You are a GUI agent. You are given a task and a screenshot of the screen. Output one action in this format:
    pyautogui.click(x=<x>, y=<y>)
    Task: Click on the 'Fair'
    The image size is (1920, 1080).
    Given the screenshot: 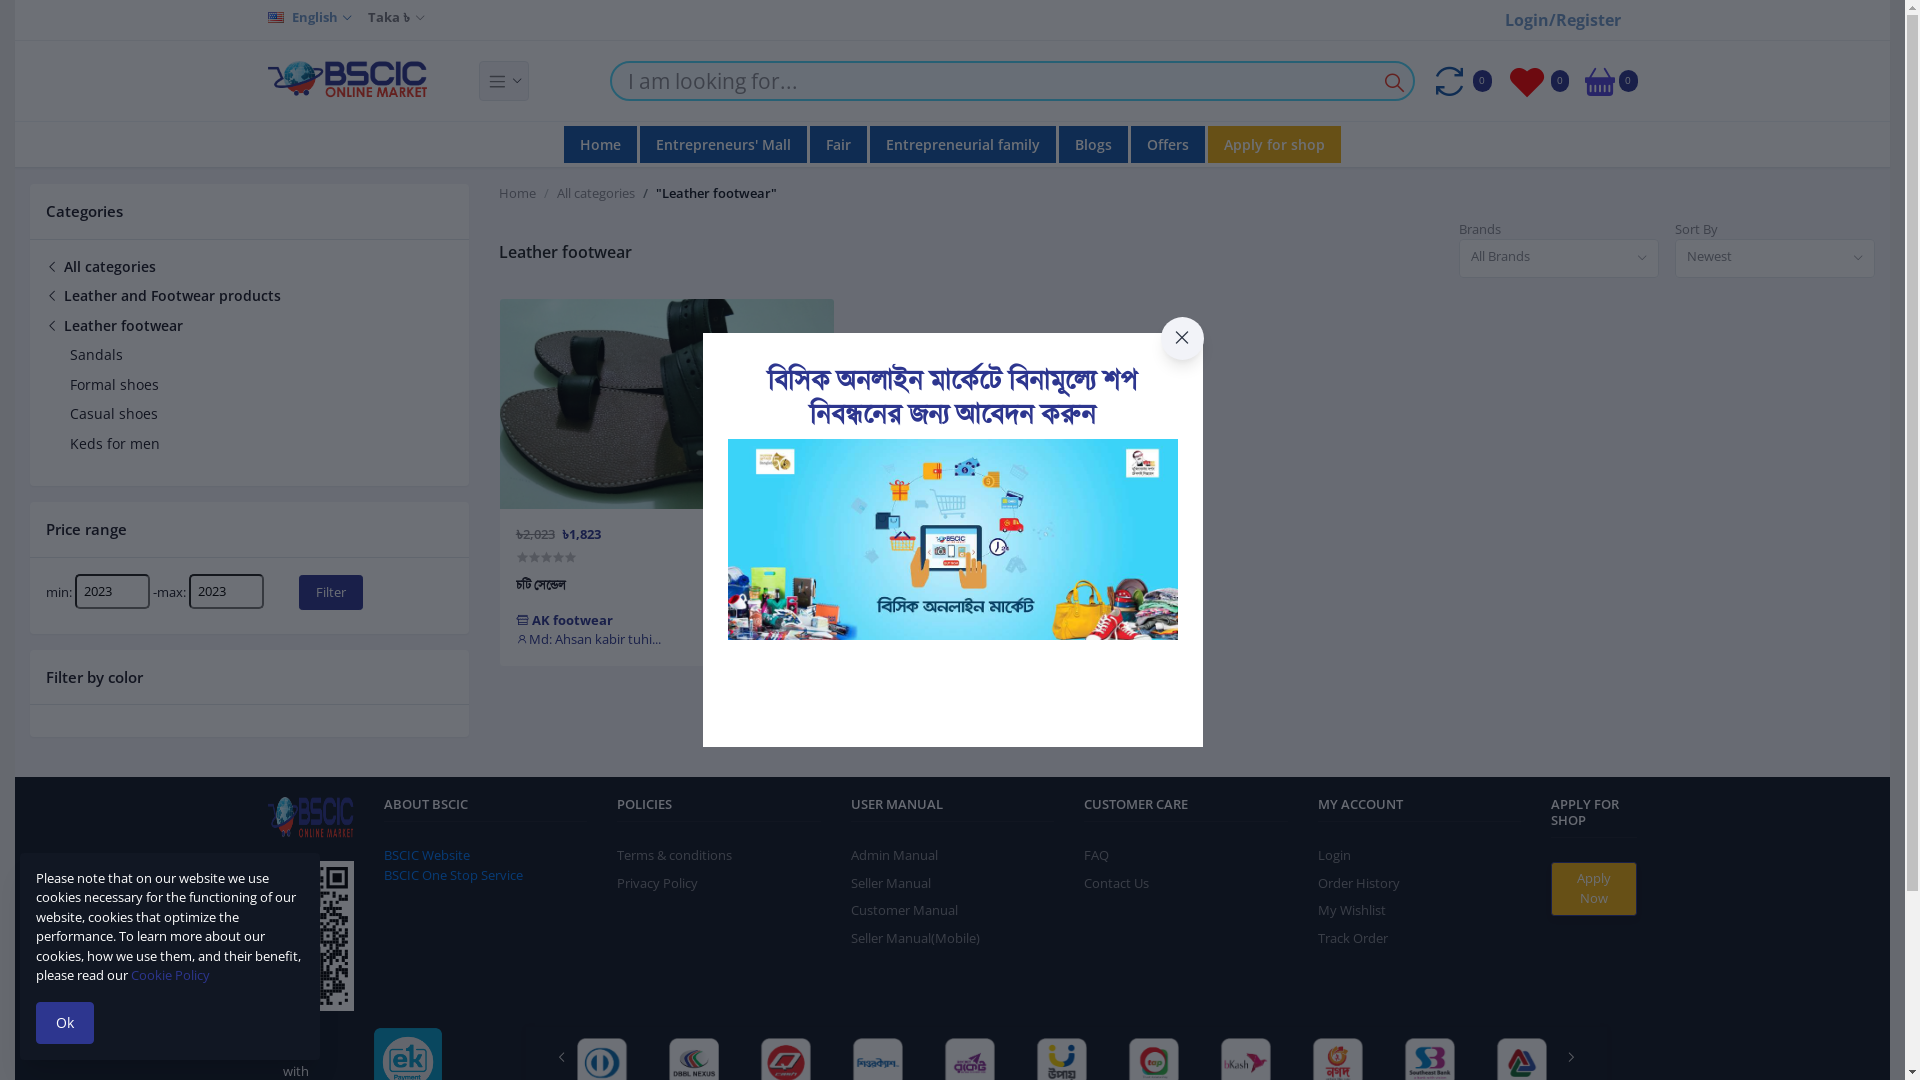 What is the action you would take?
    pyautogui.click(x=838, y=143)
    